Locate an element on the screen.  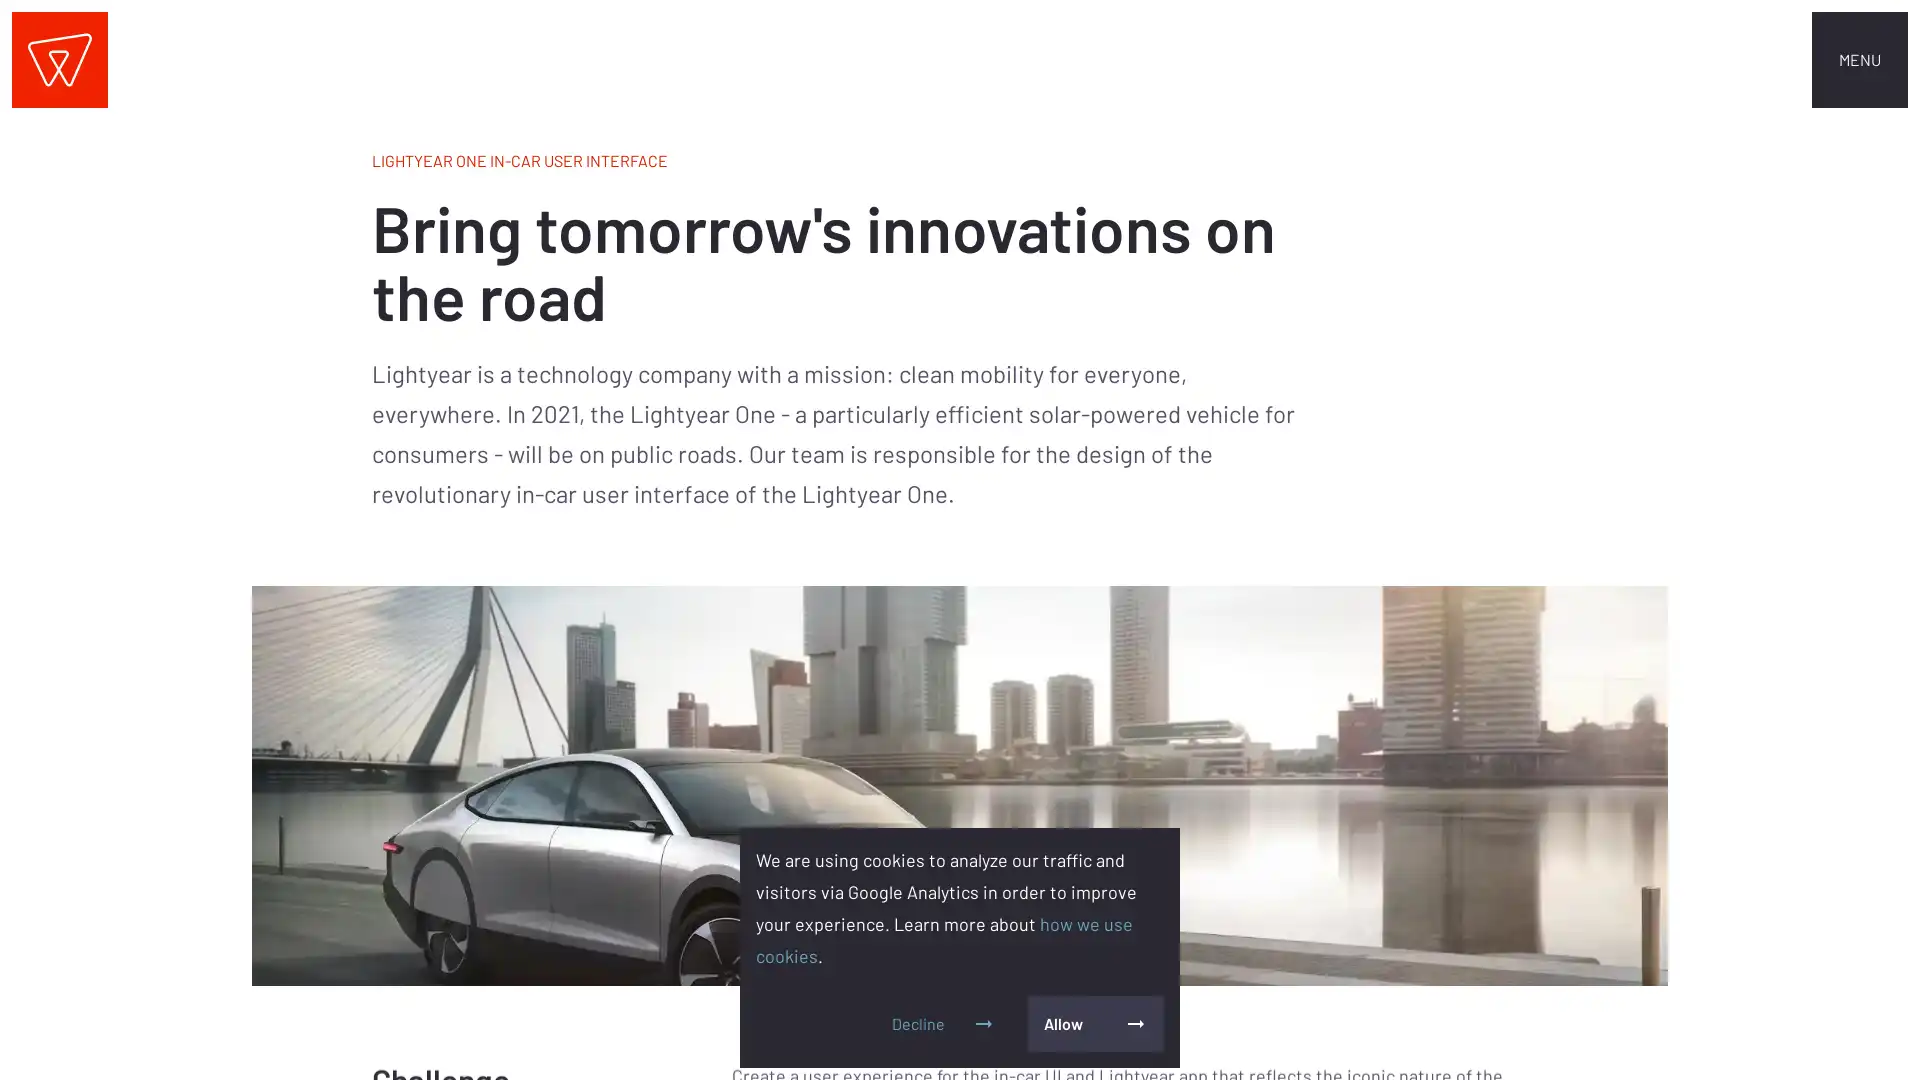
Decline is located at coordinates (943, 1023).